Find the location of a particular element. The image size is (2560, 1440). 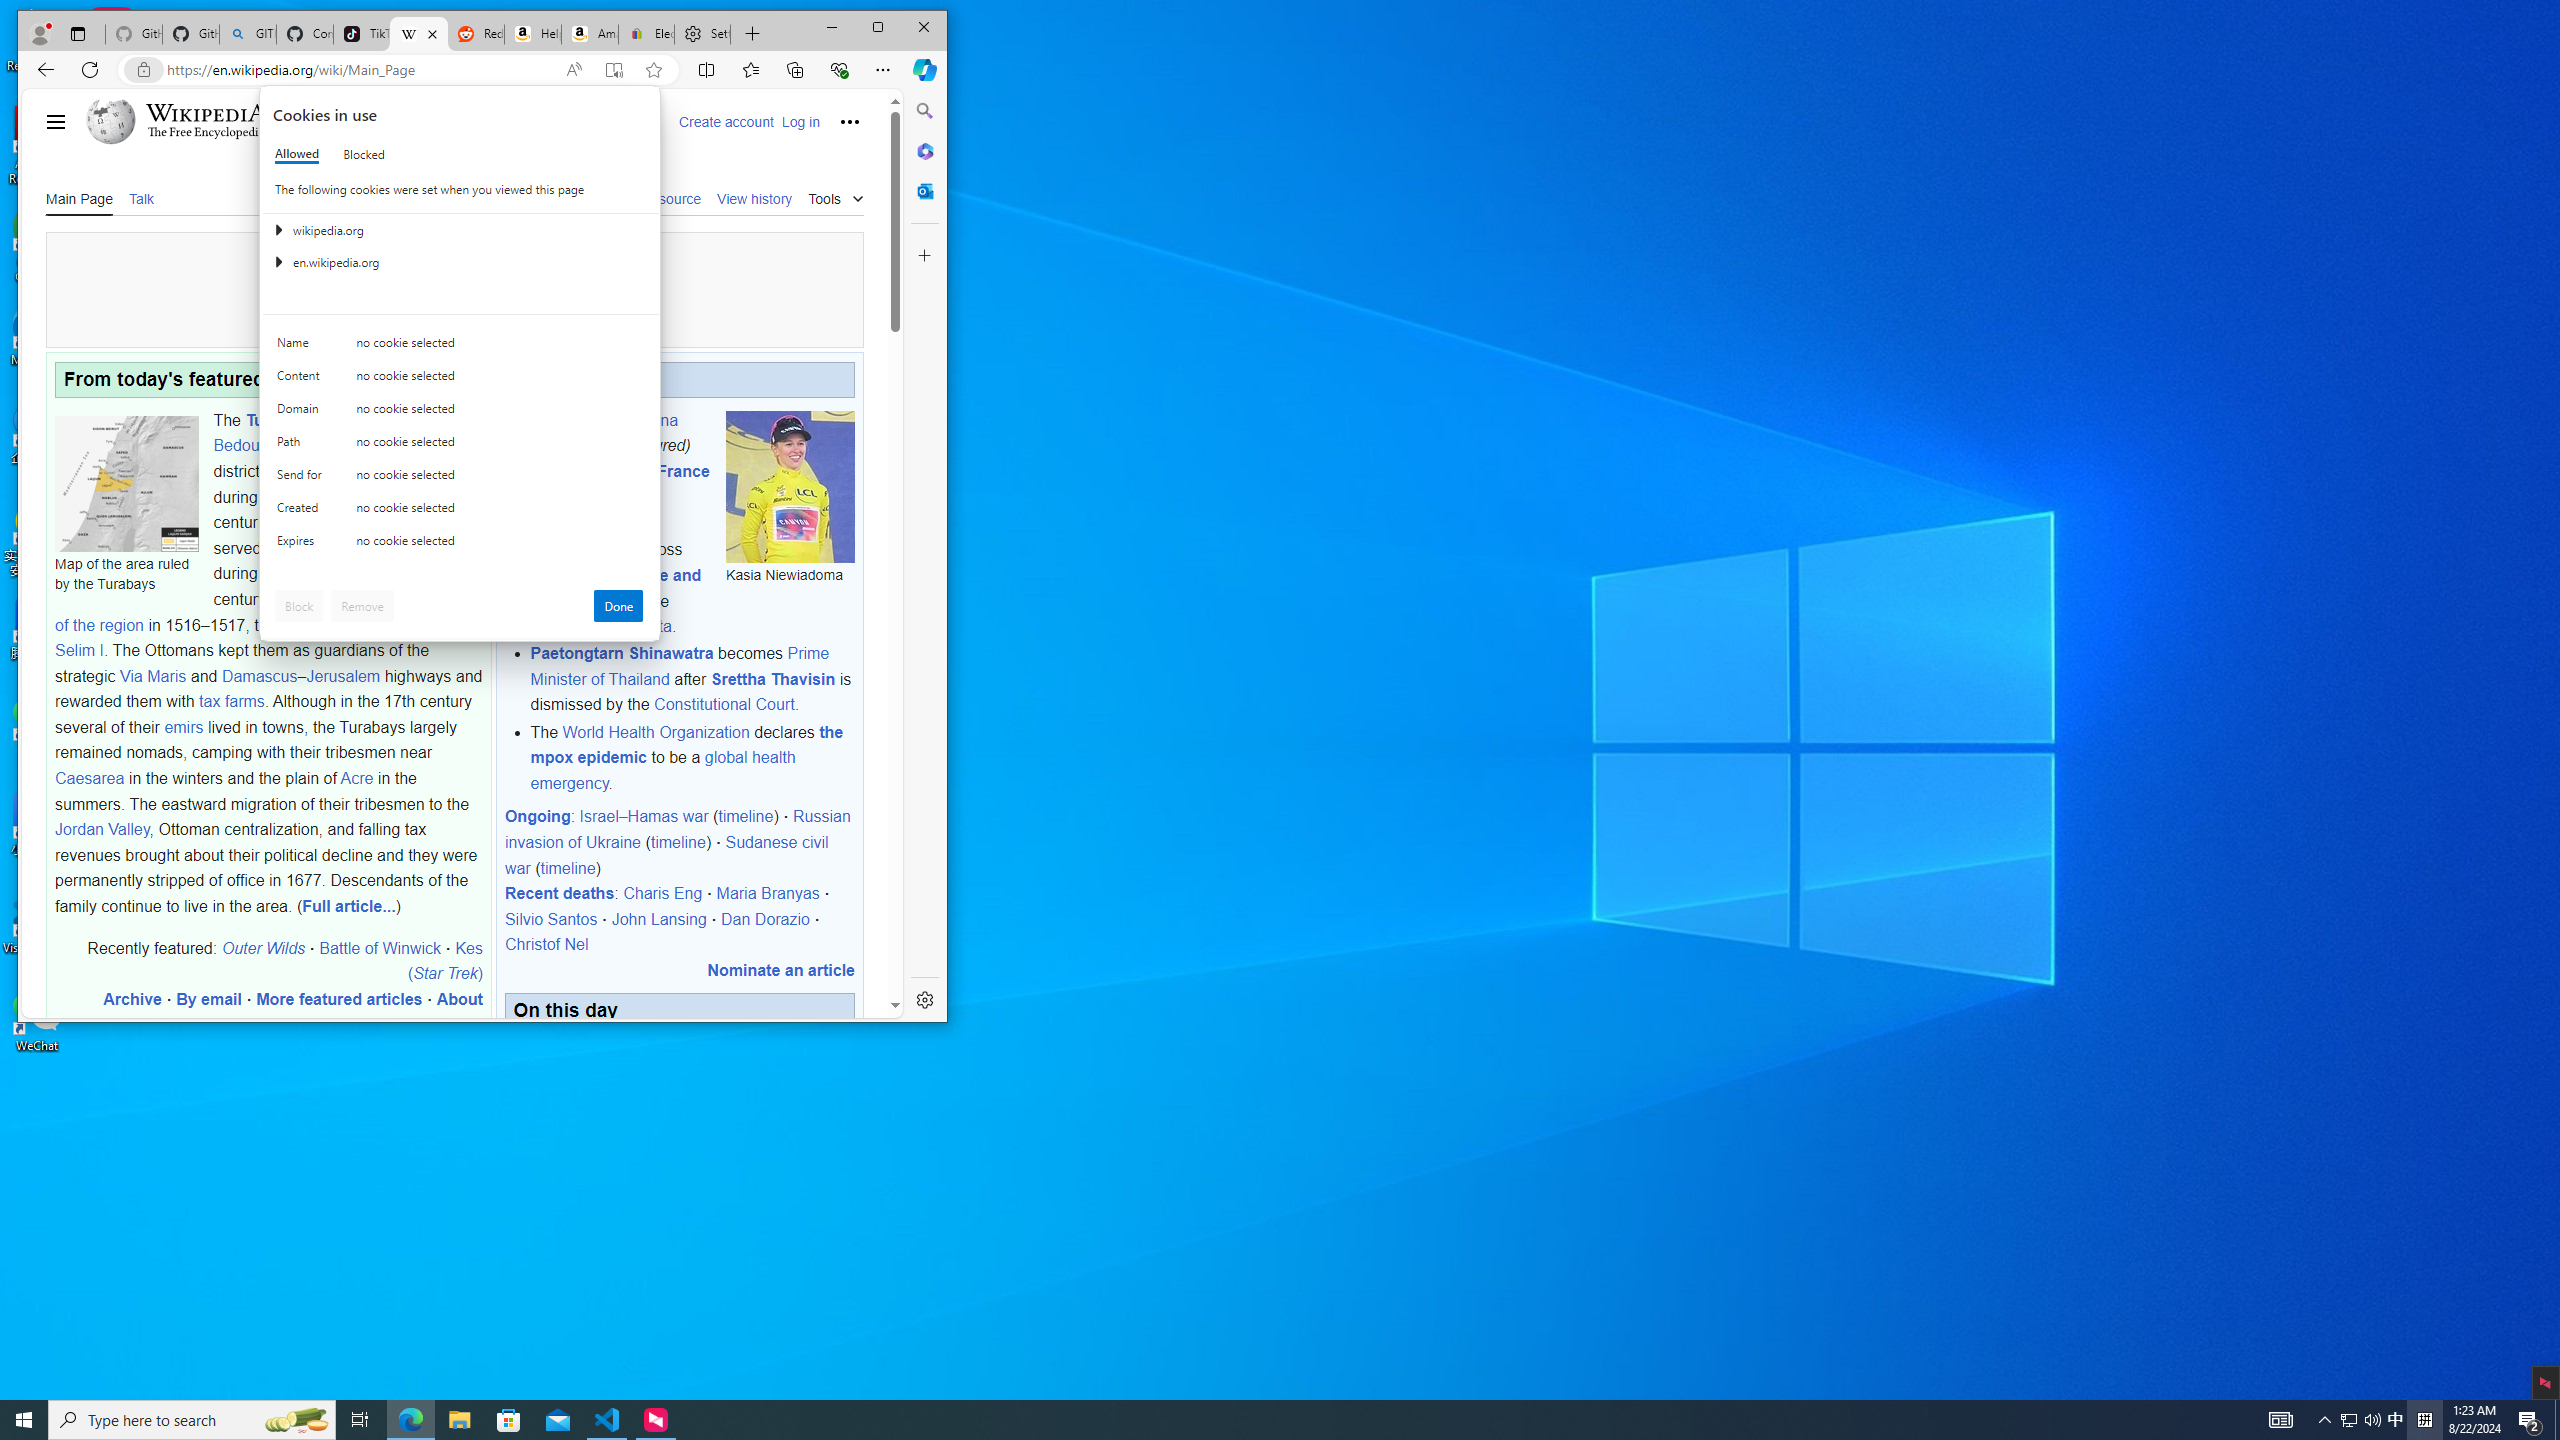

'Content' is located at coordinates (302, 379).